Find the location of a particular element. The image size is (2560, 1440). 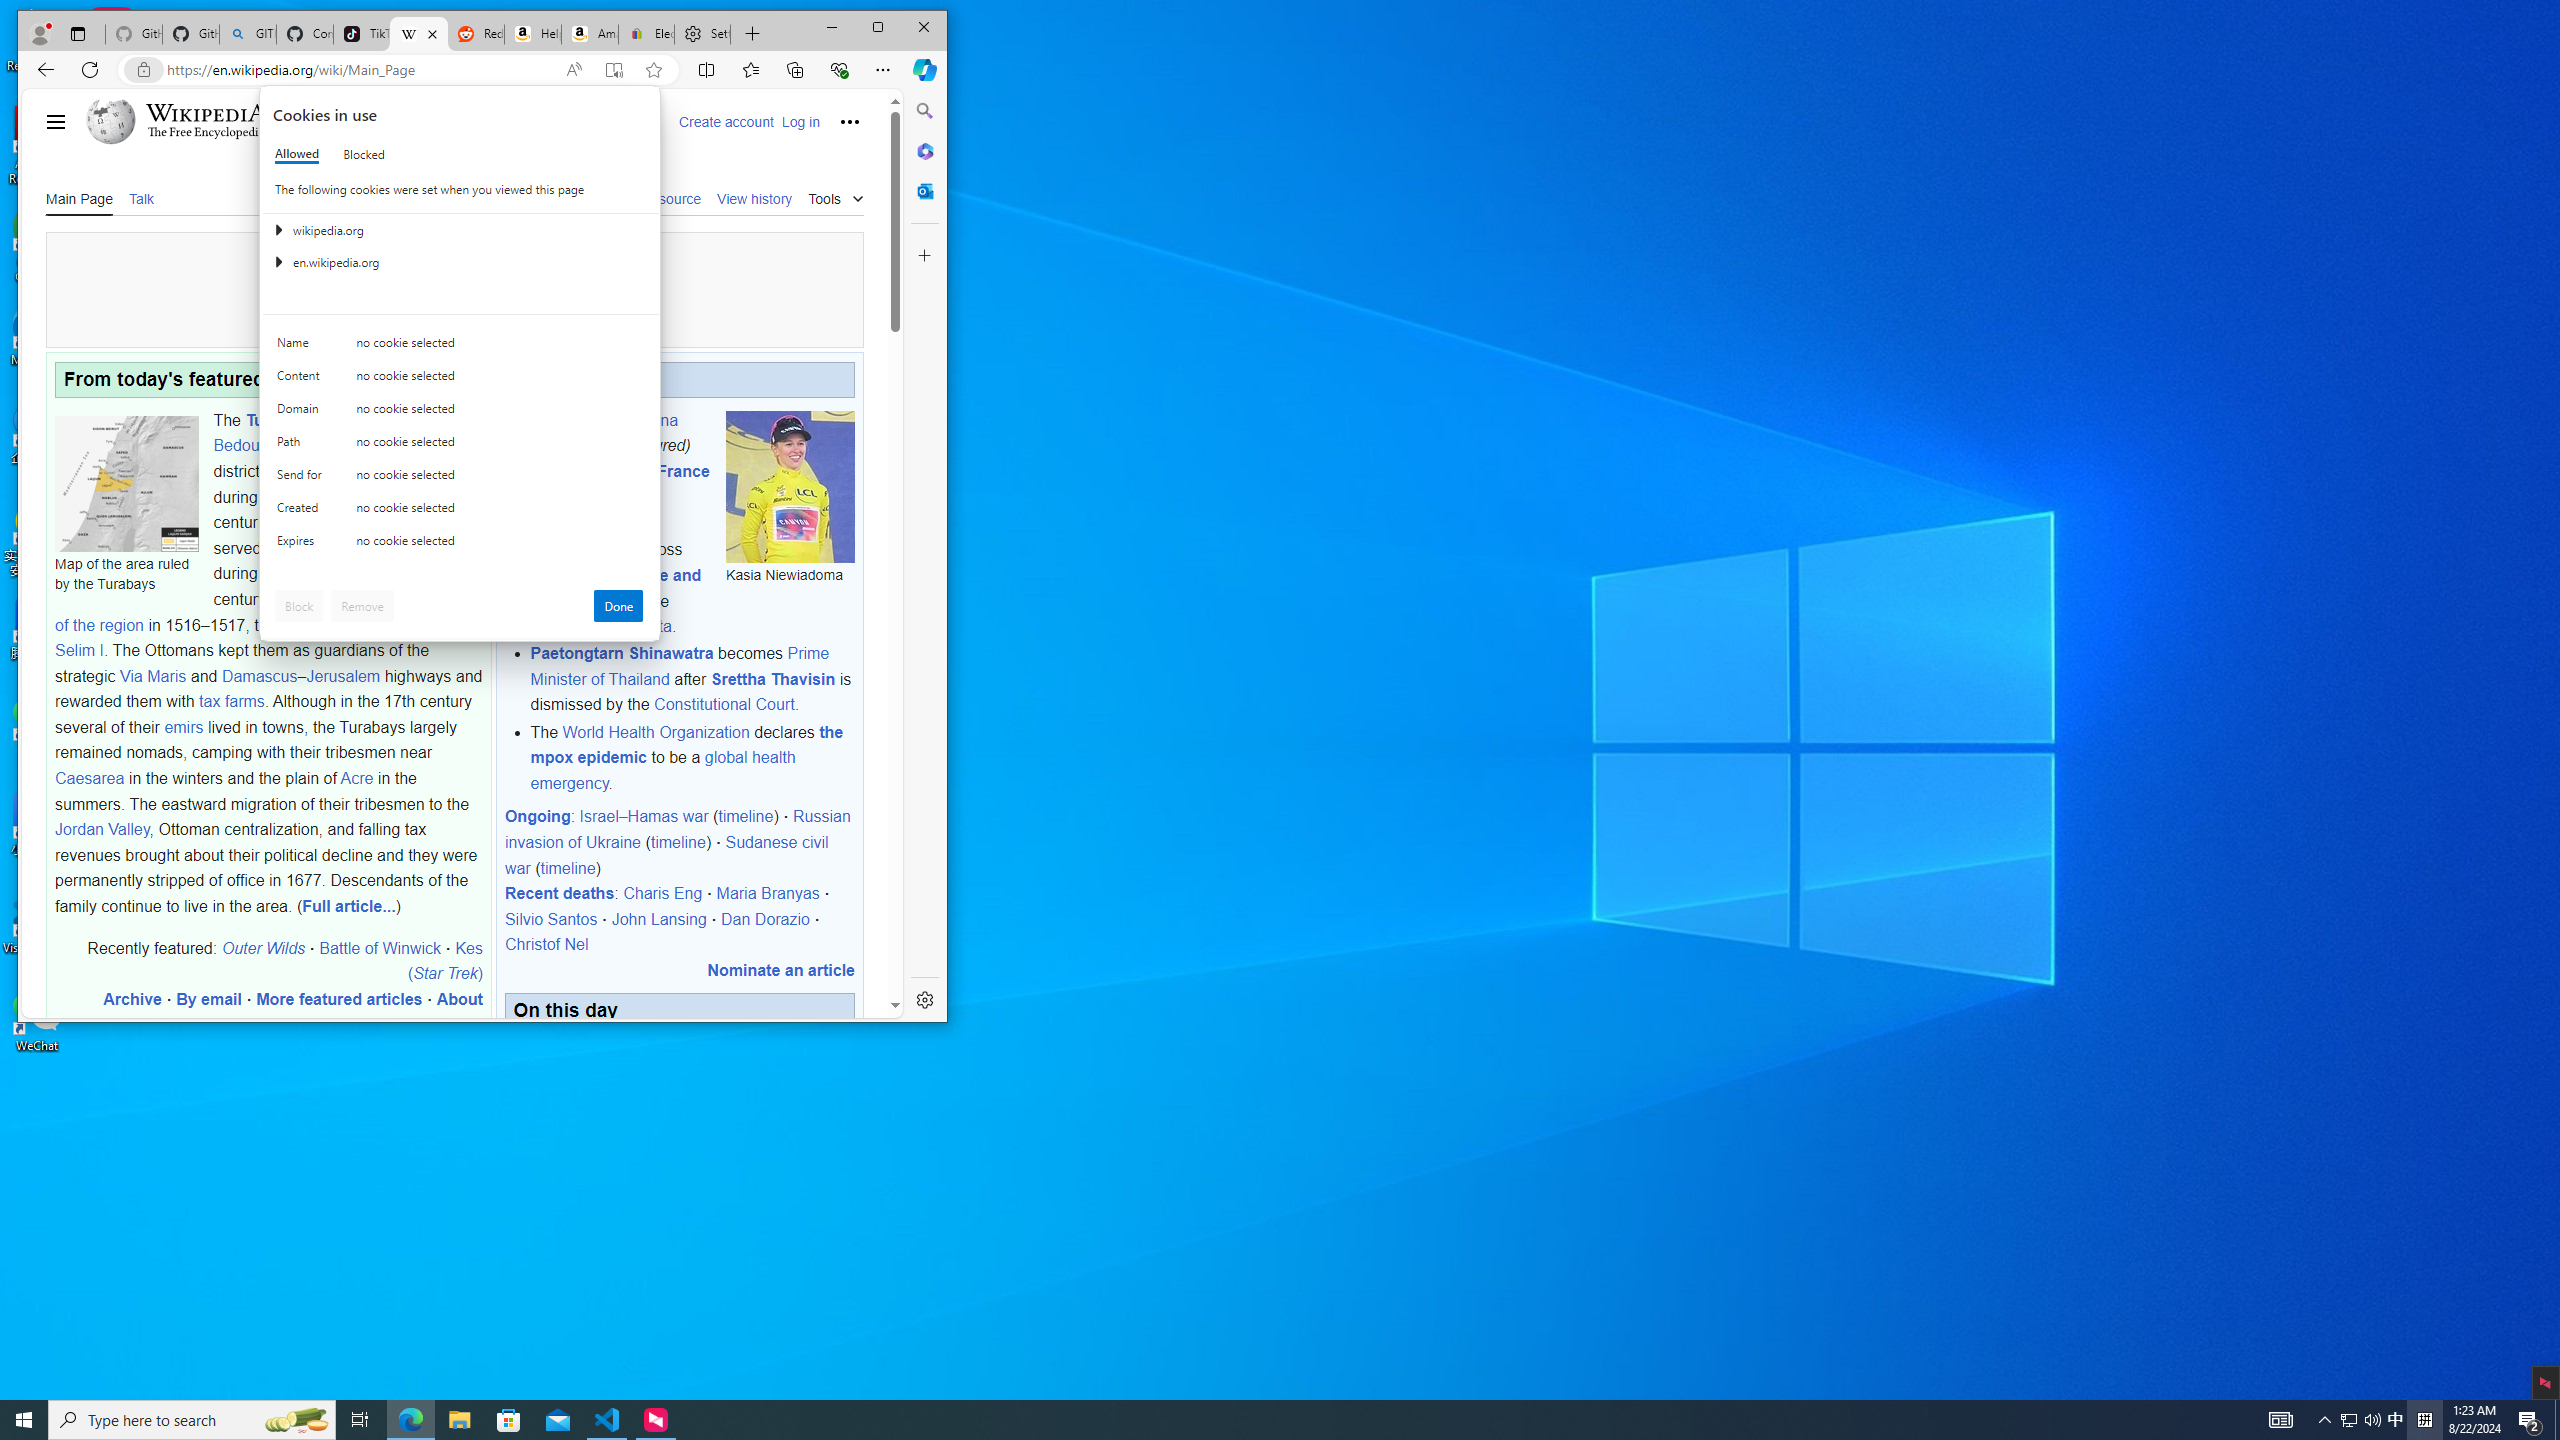

'Content' is located at coordinates (302, 379).